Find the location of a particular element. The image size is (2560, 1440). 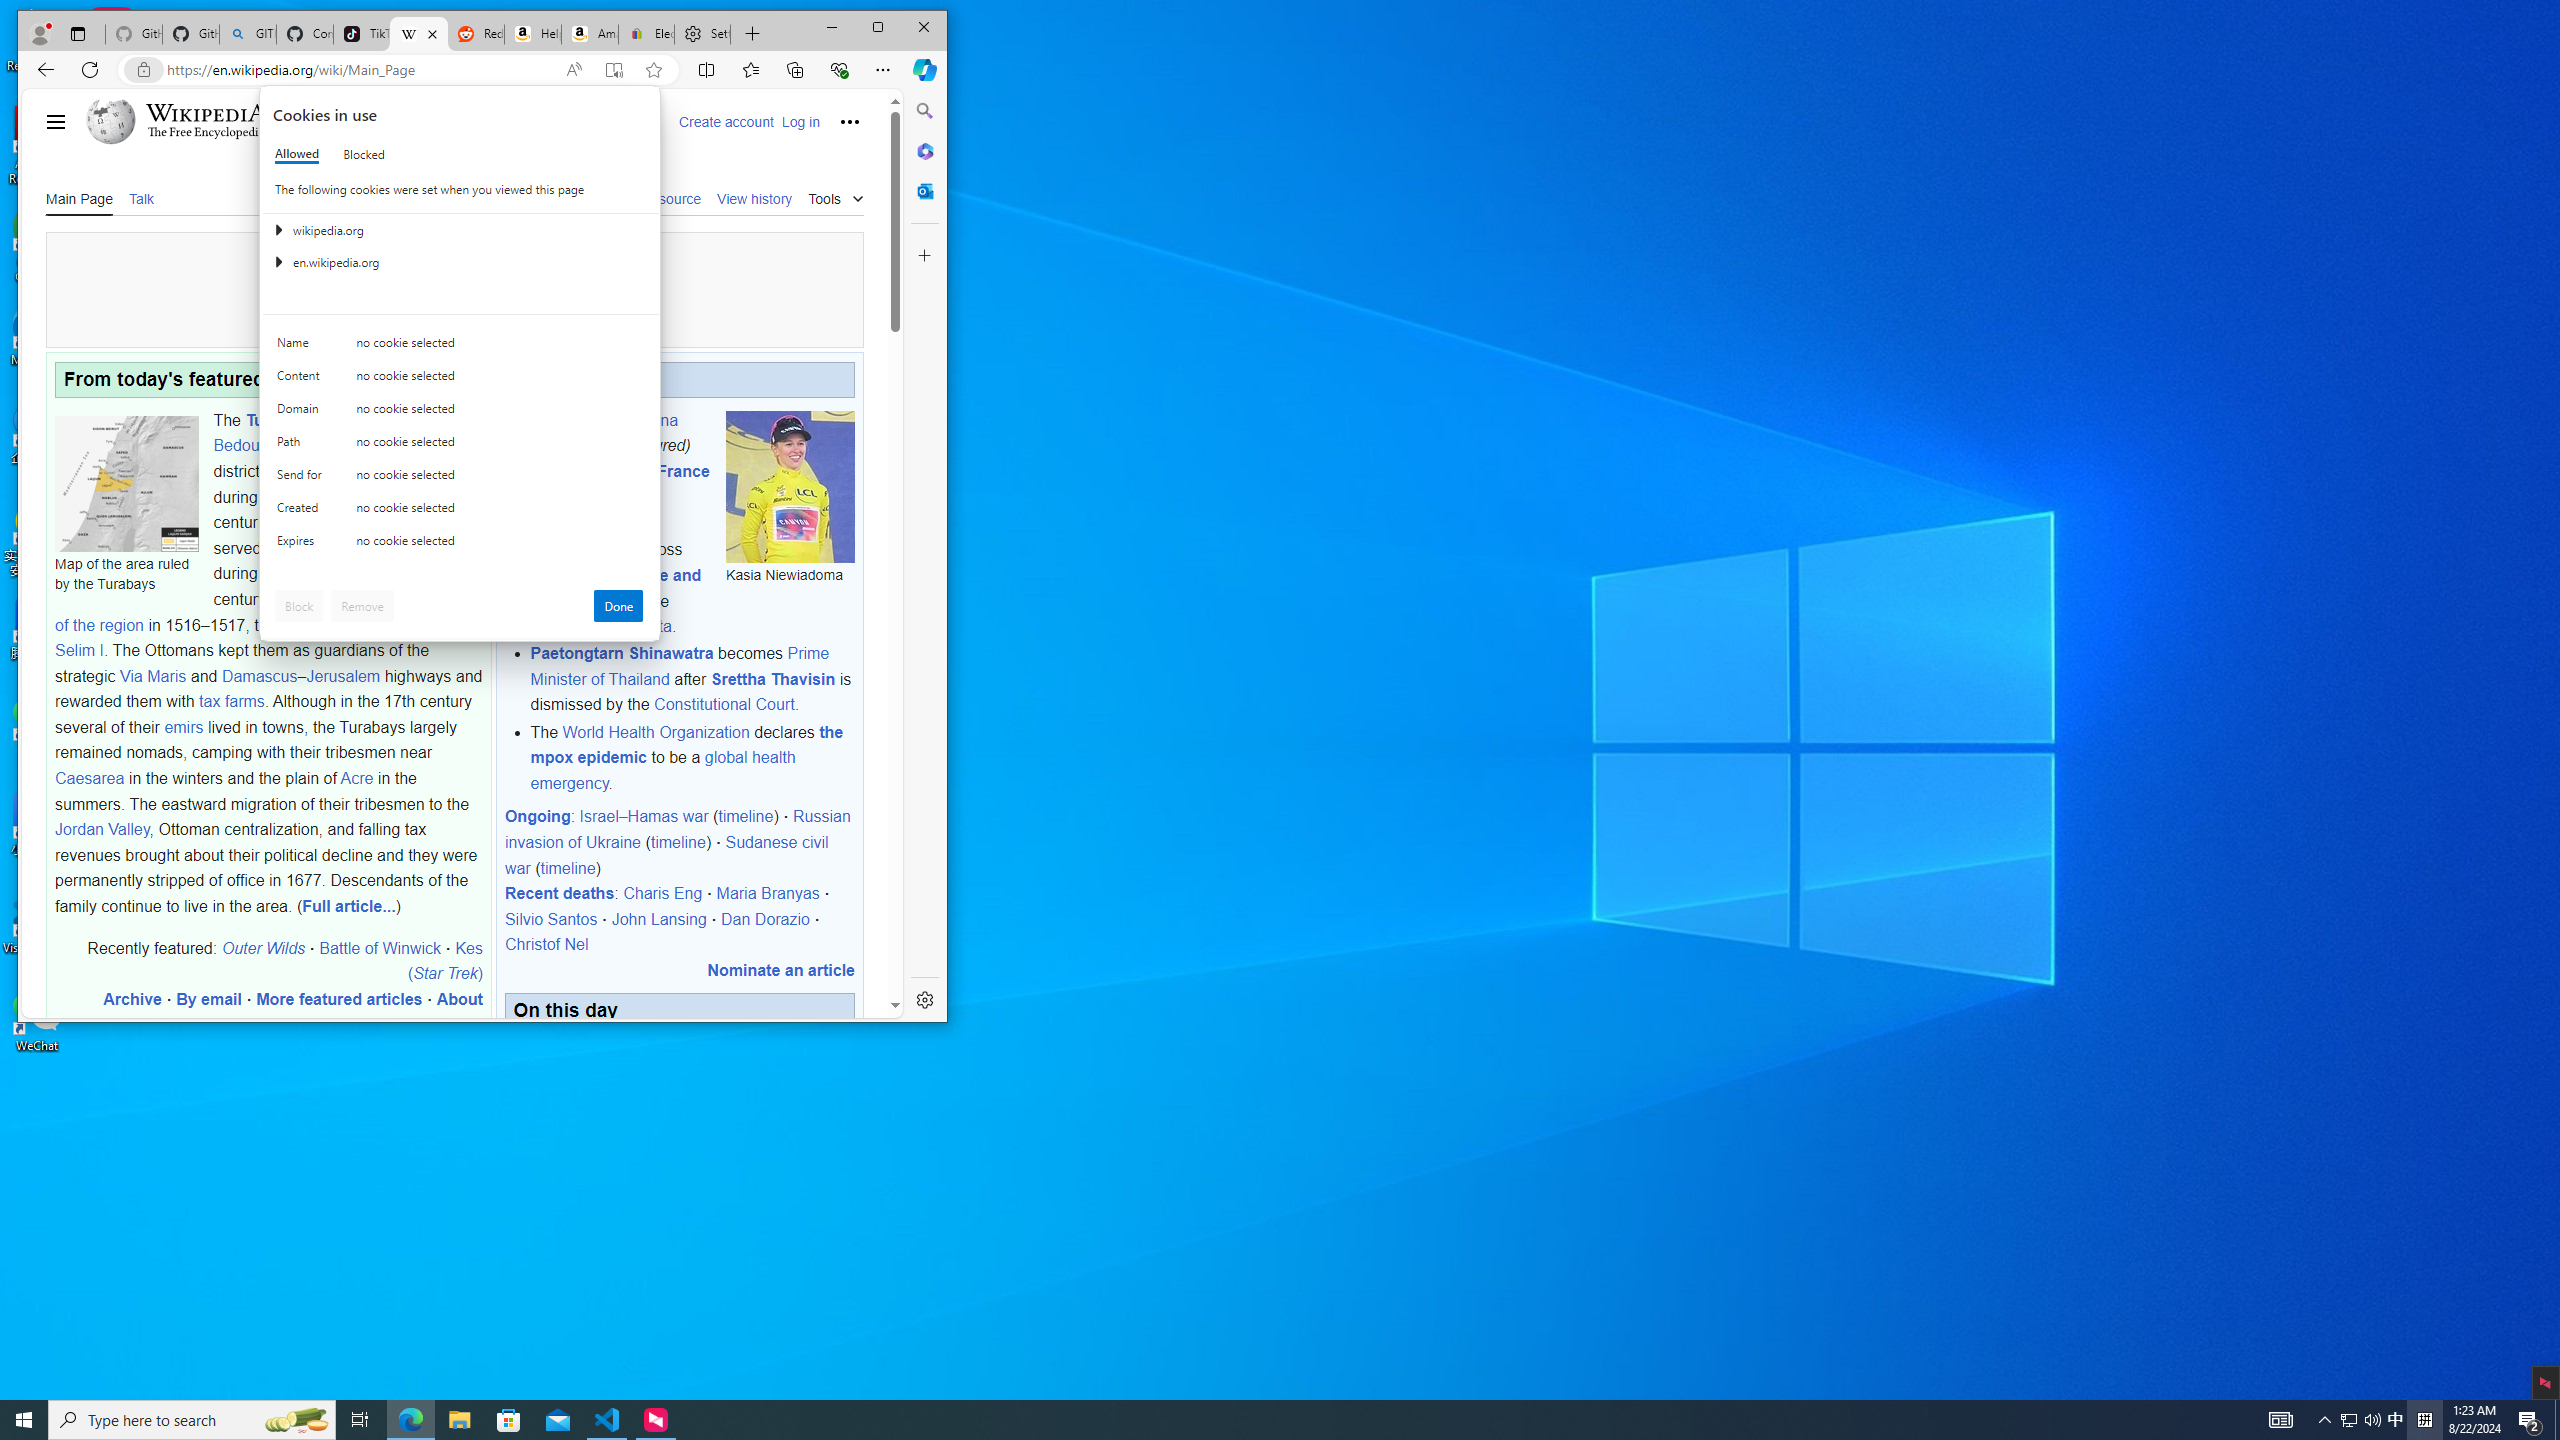

'Content' is located at coordinates (302, 379).